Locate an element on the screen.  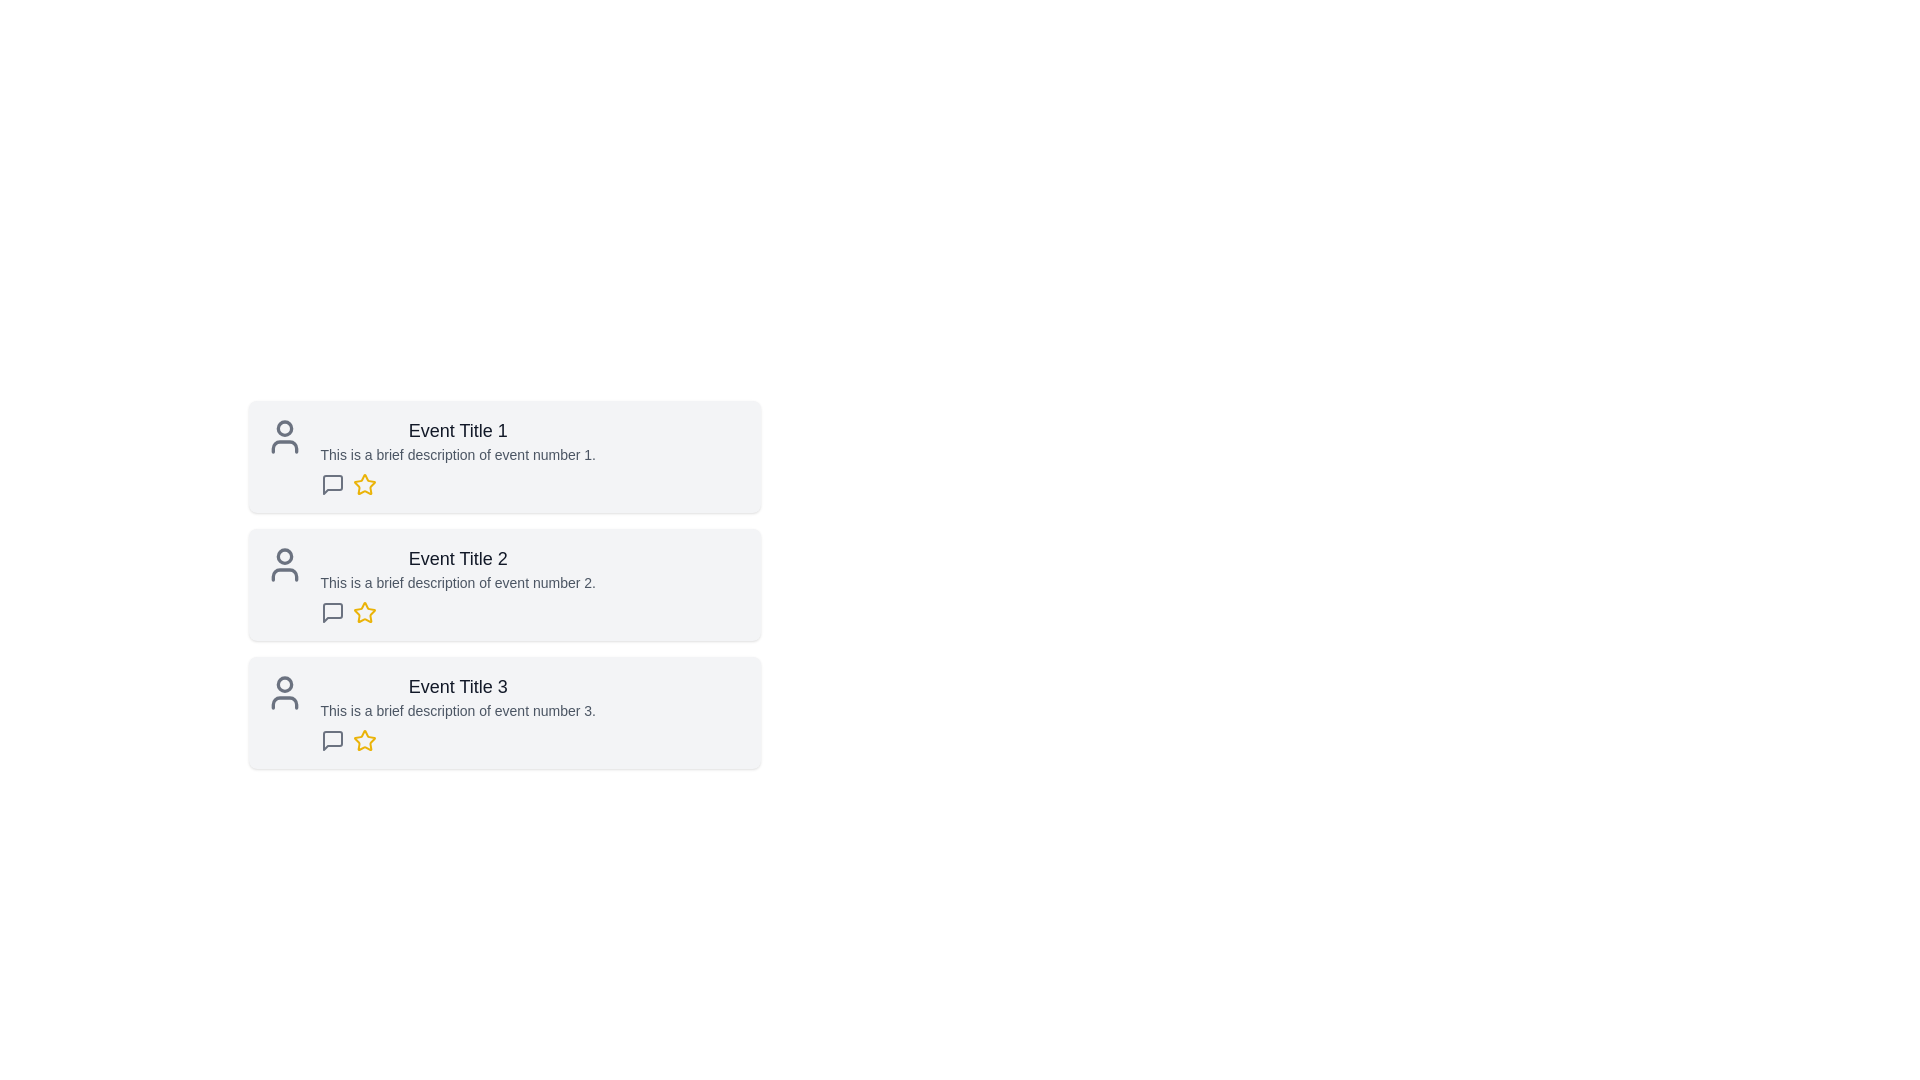
text from the small gray text block that contains 'This is a brief description of event number 3.' located below the title 'Event Title 3' in the third event card is located at coordinates (457, 709).